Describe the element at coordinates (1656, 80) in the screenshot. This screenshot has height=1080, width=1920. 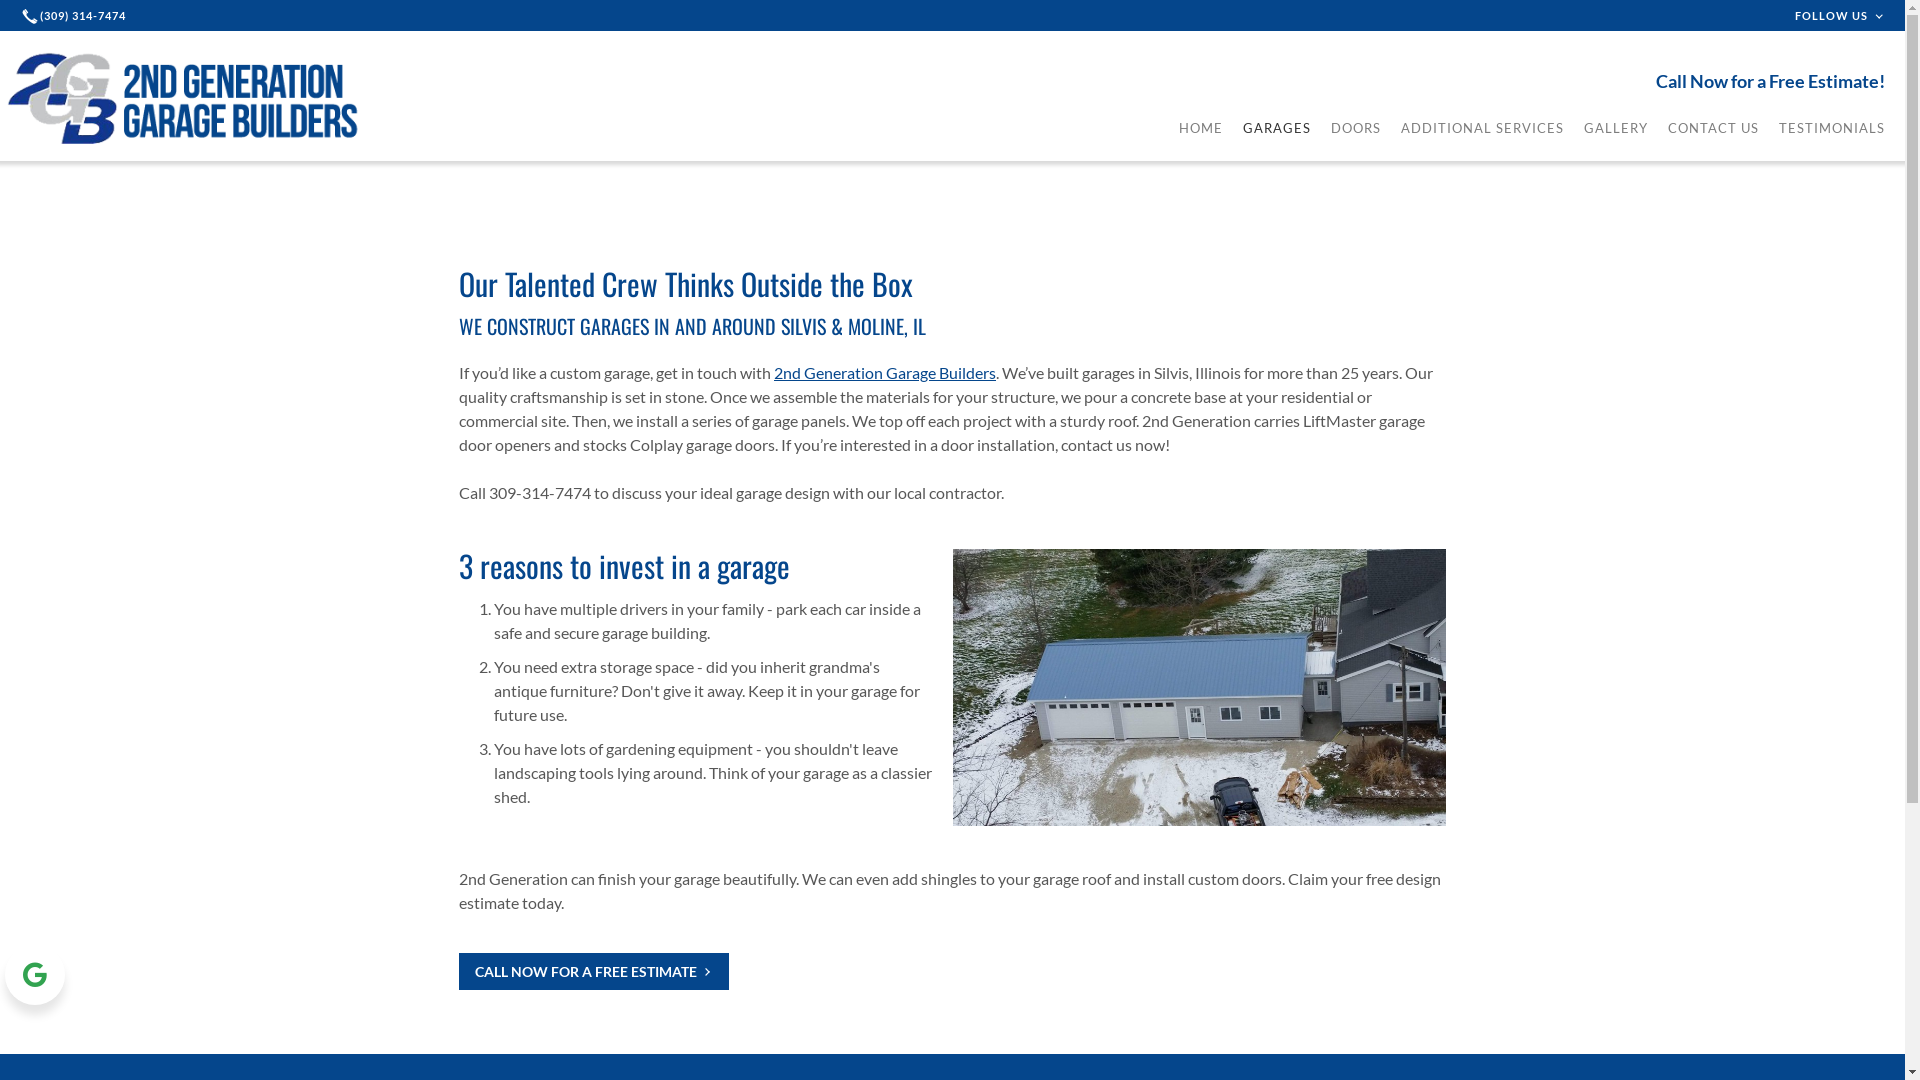
I see `'Call Now for a Free Estimate!'` at that location.